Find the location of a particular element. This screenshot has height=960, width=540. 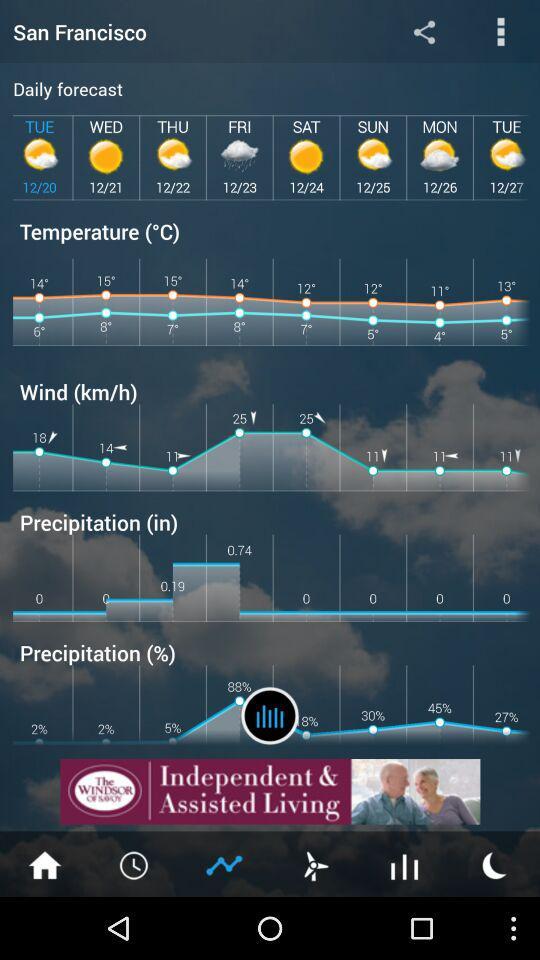

wind is located at coordinates (314, 863).